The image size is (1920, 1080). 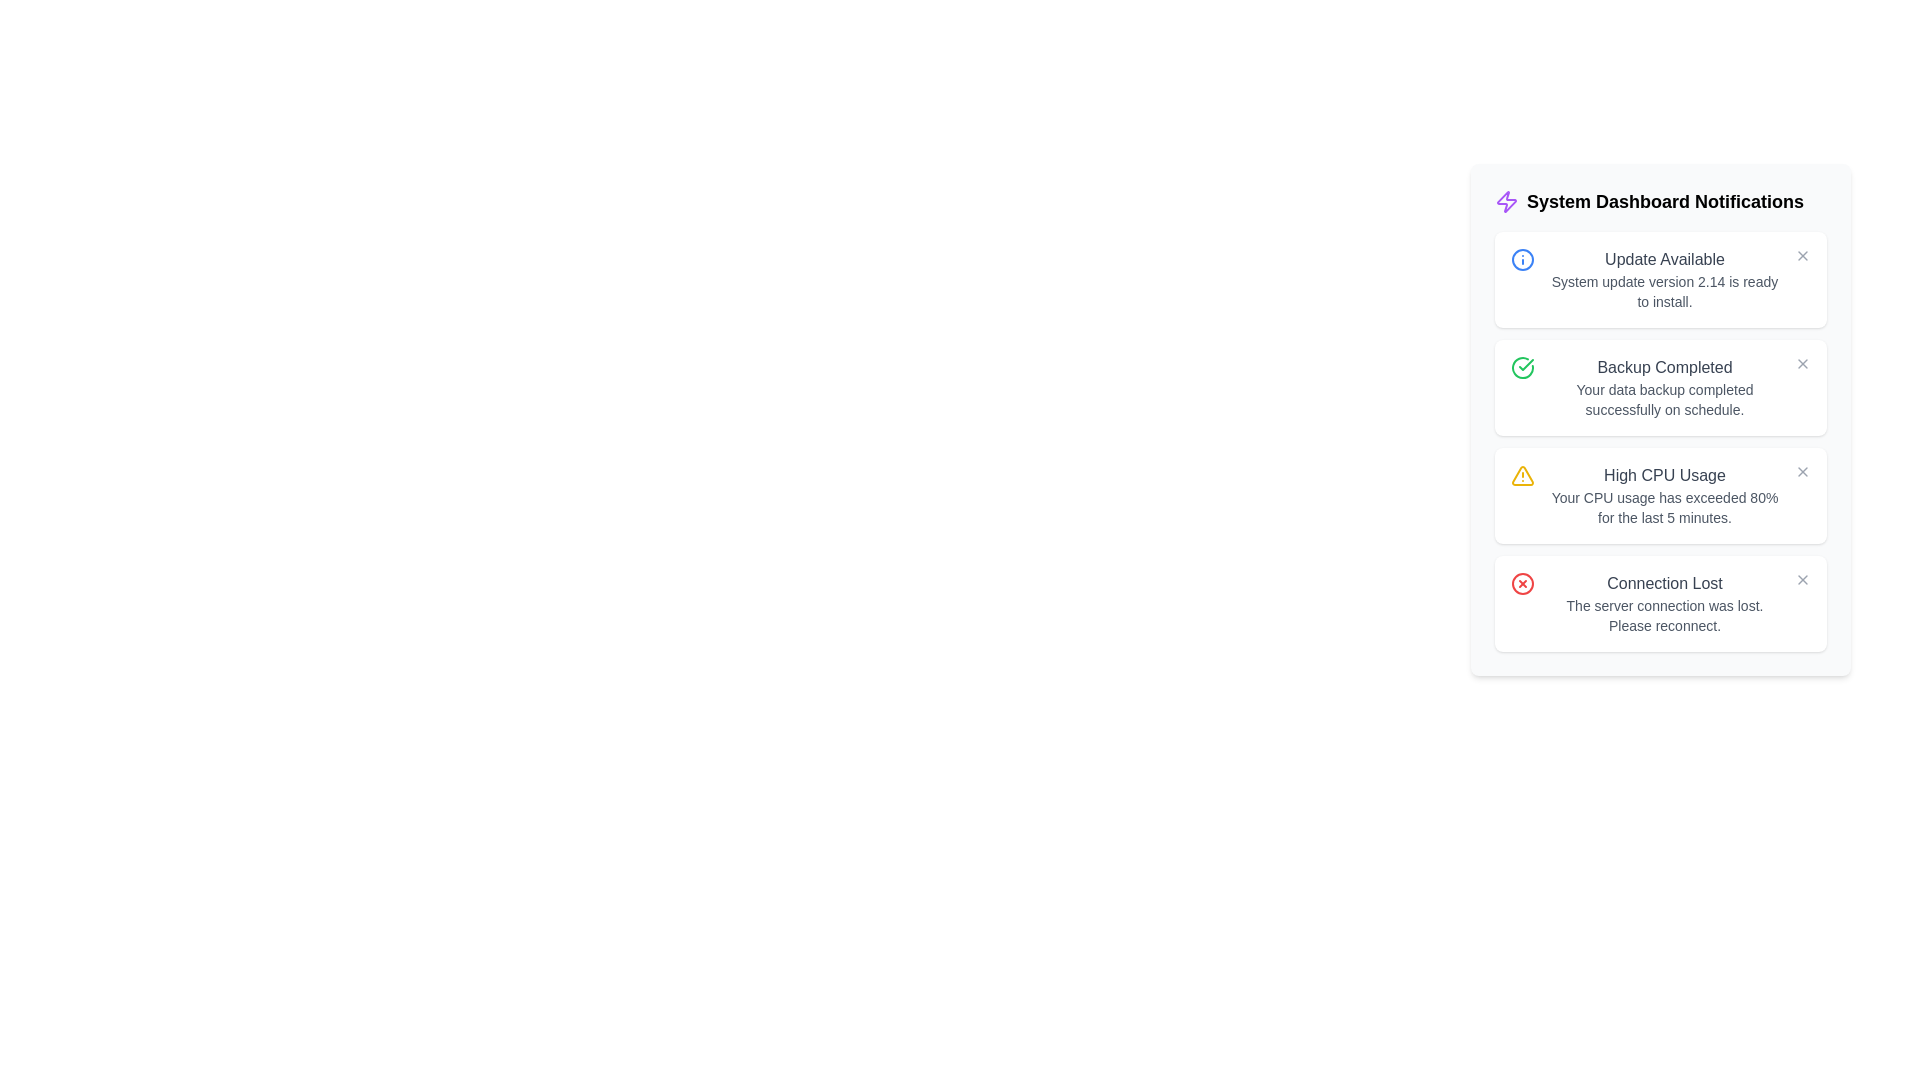 I want to click on the bold text title 'System Dashboard Notifications' located at the top right corner of the main notification panel, so click(x=1665, y=201).